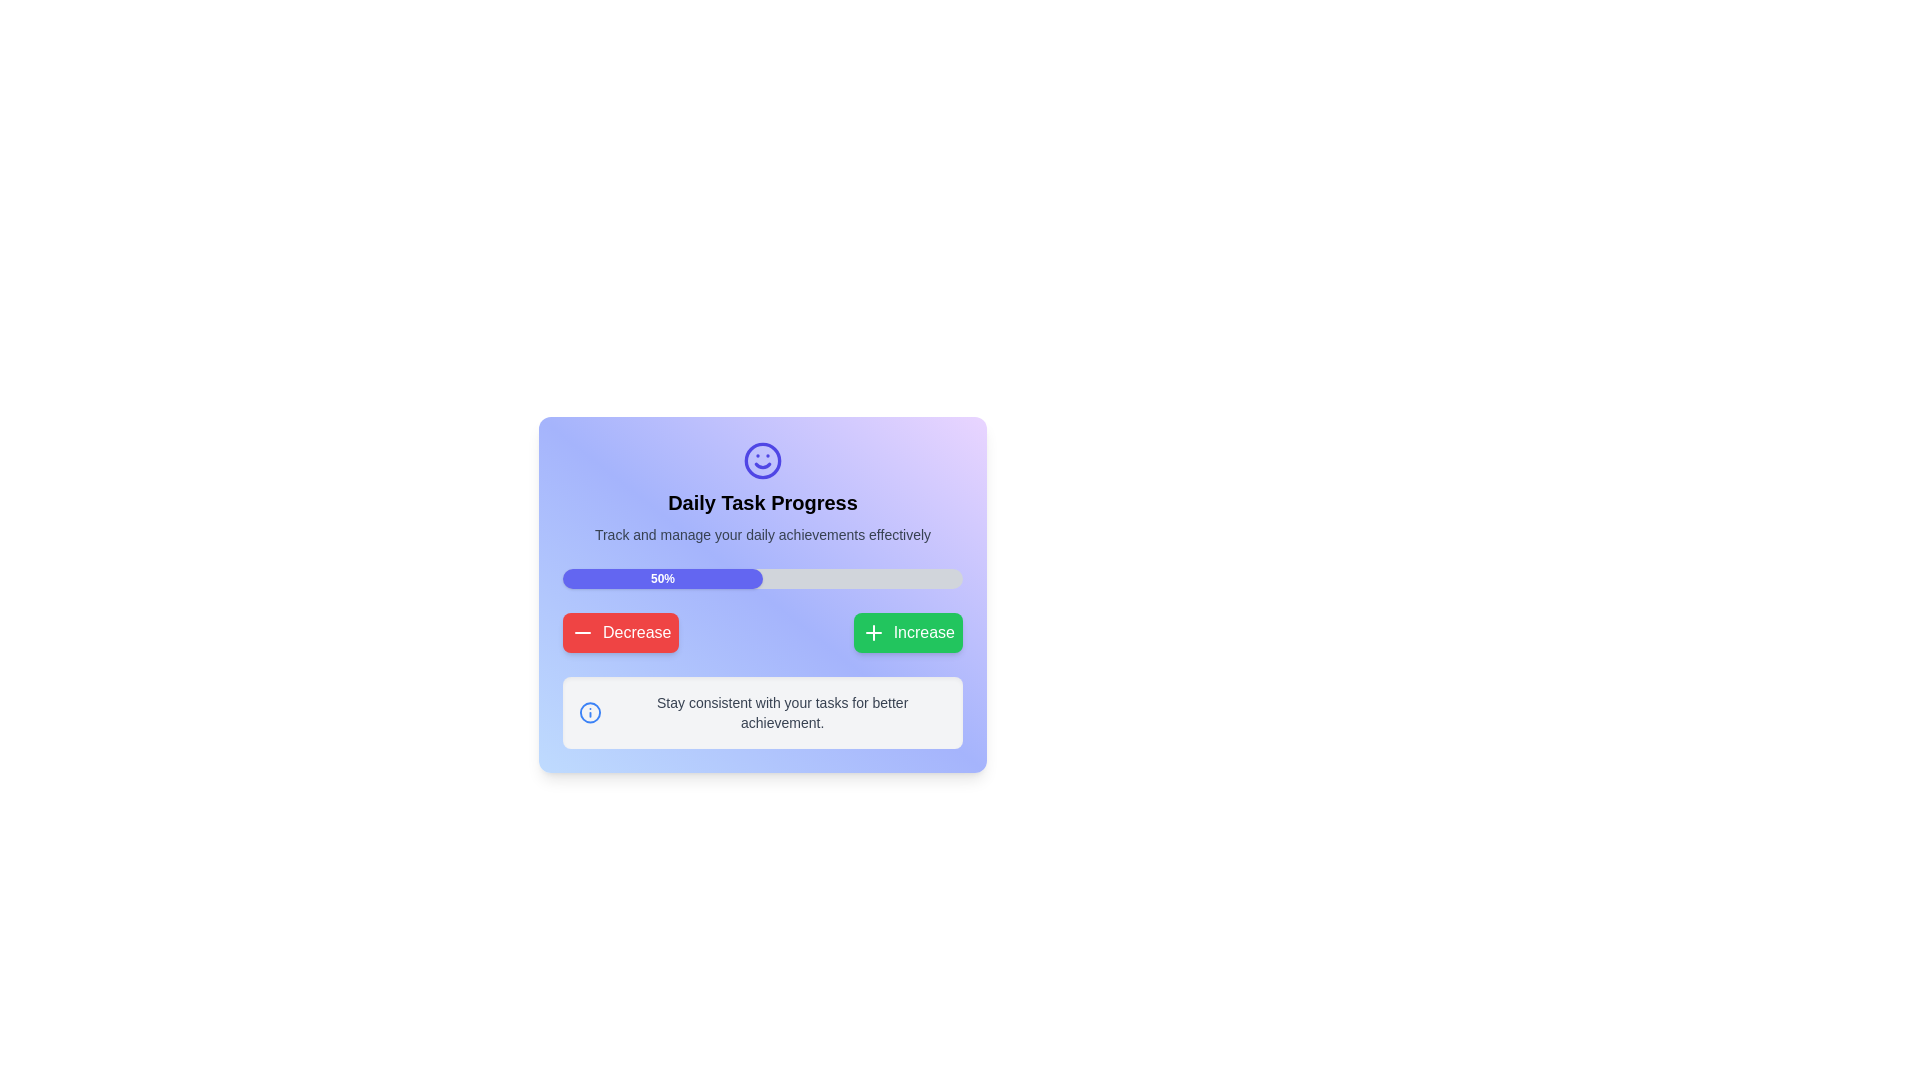 This screenshot has width=1920, height=1080. I want to click on the header component that provides a summary and motivational message about daily task progress, so click(762, 493).